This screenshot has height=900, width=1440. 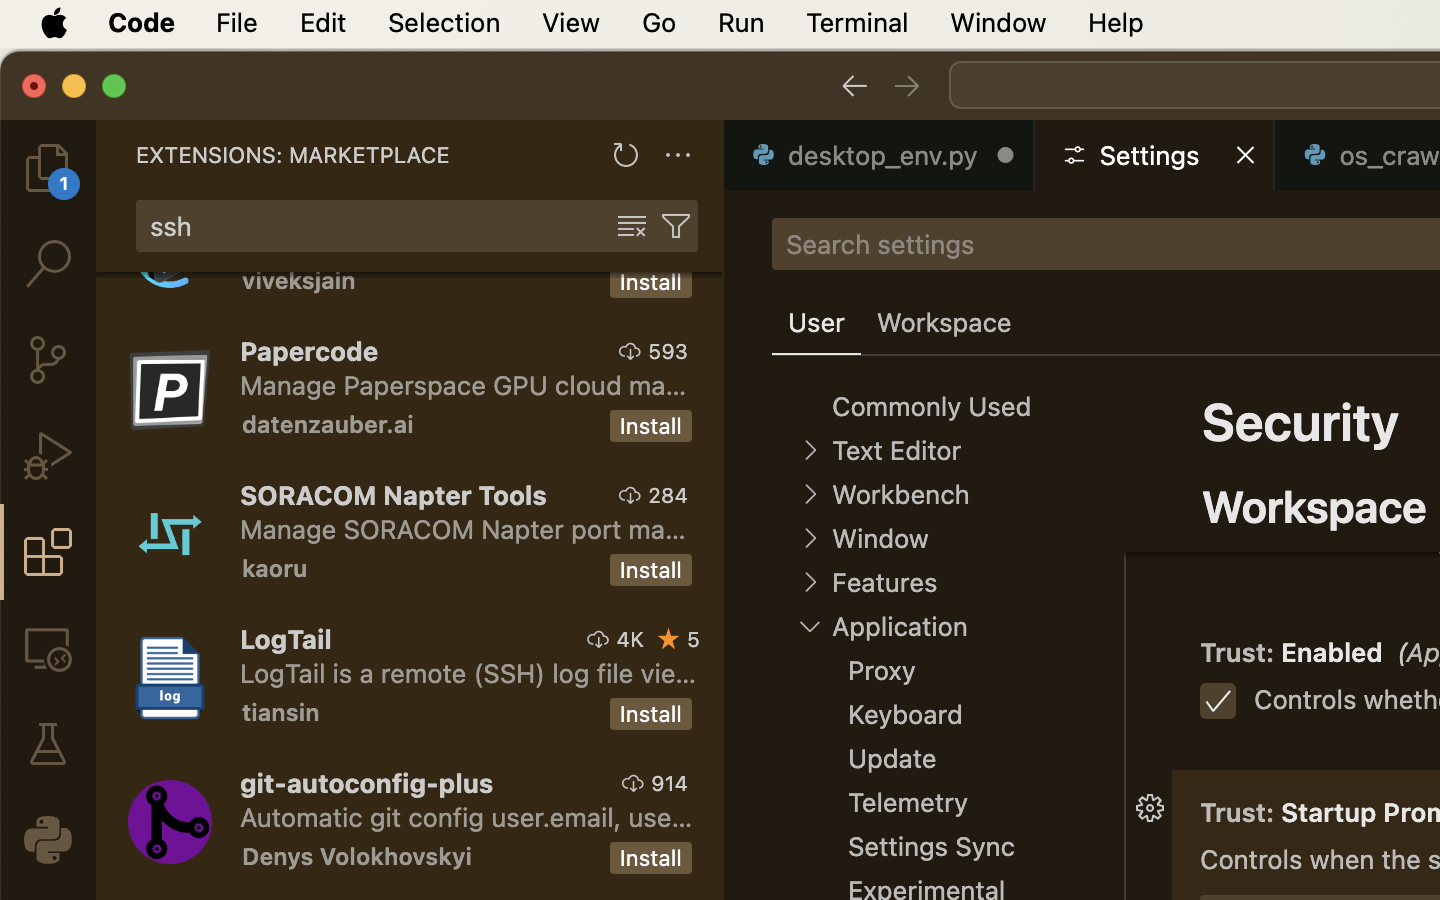 I want to click on '0 ', so click(x=46, y=360).